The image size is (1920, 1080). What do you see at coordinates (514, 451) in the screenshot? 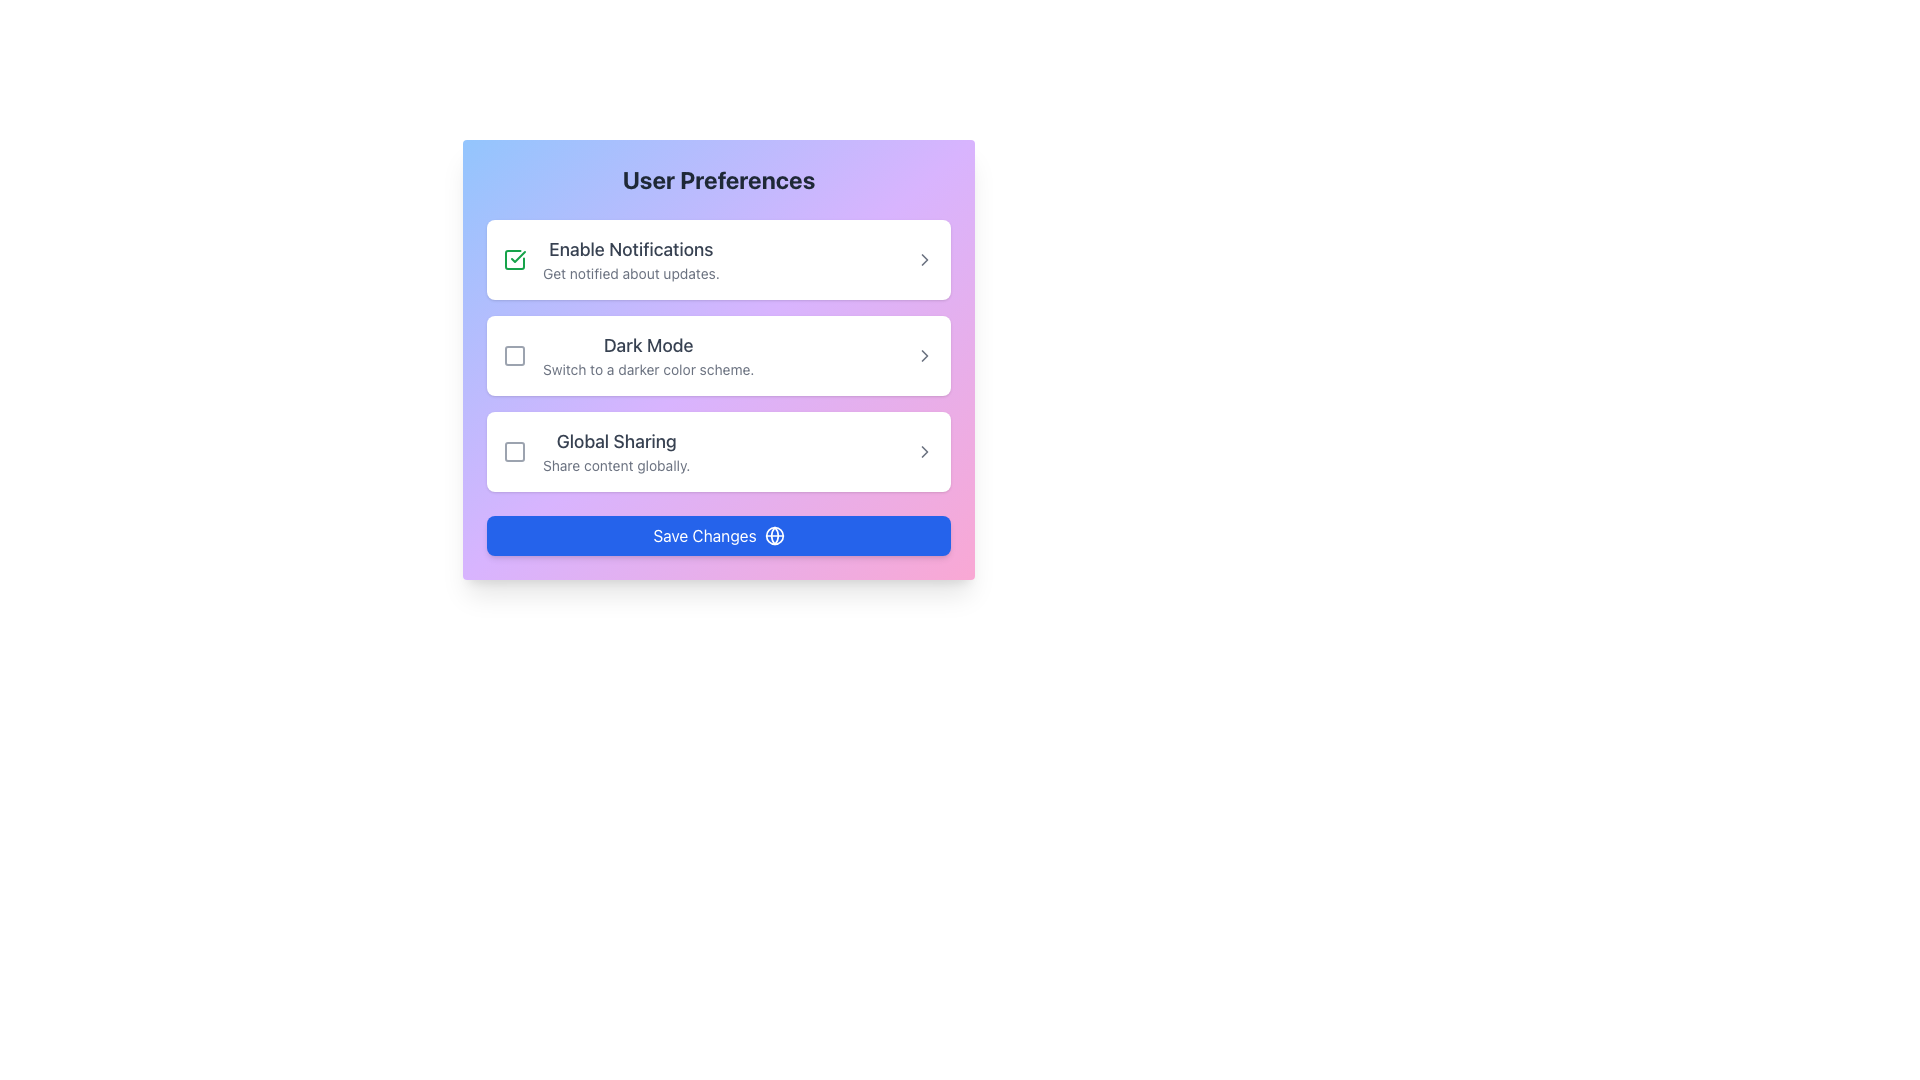
I see `the checkbox for the 'Global Sharing' option` at bounding box center [514, 451].